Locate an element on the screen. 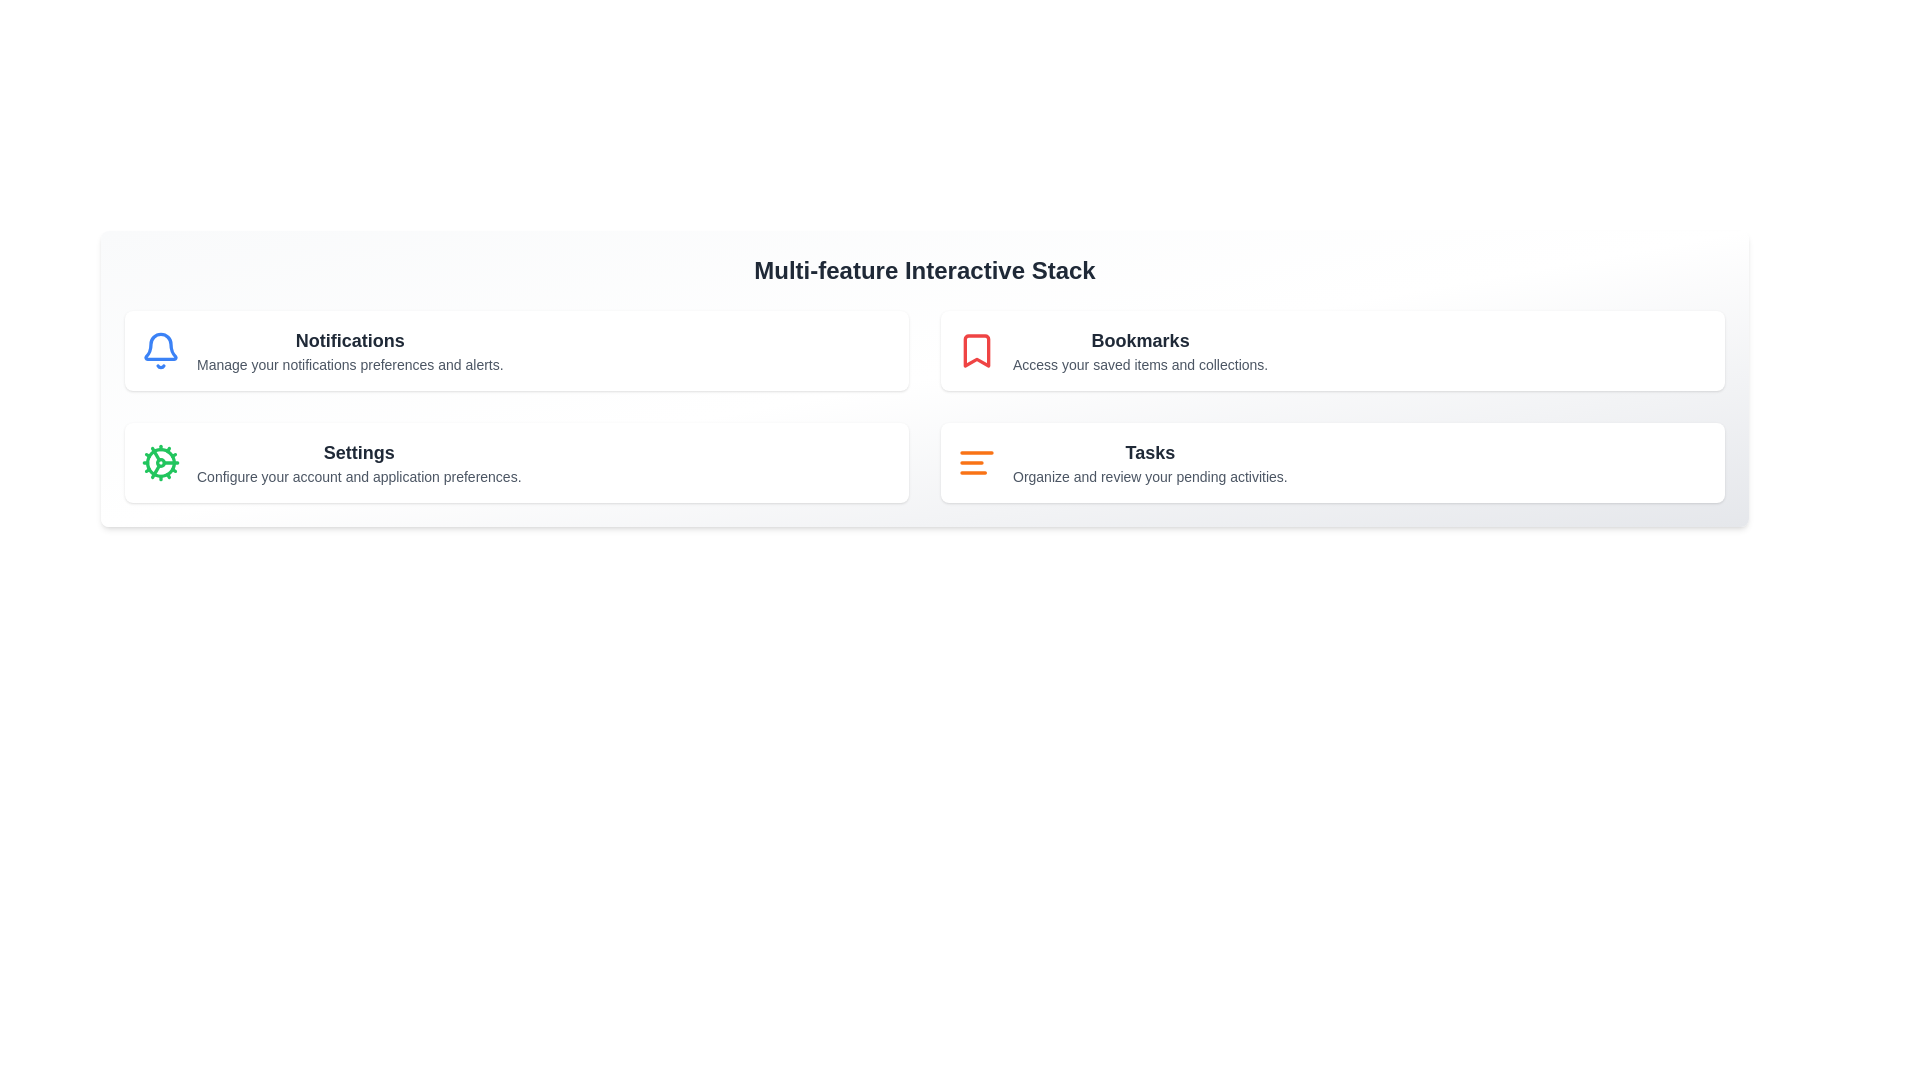 Image resolution: width=1920 pixels, height=1080 pixels. the text element displaying 'Configure your account and application preferences.' located below the 'Settings' title is located at coordinates (359, 477).